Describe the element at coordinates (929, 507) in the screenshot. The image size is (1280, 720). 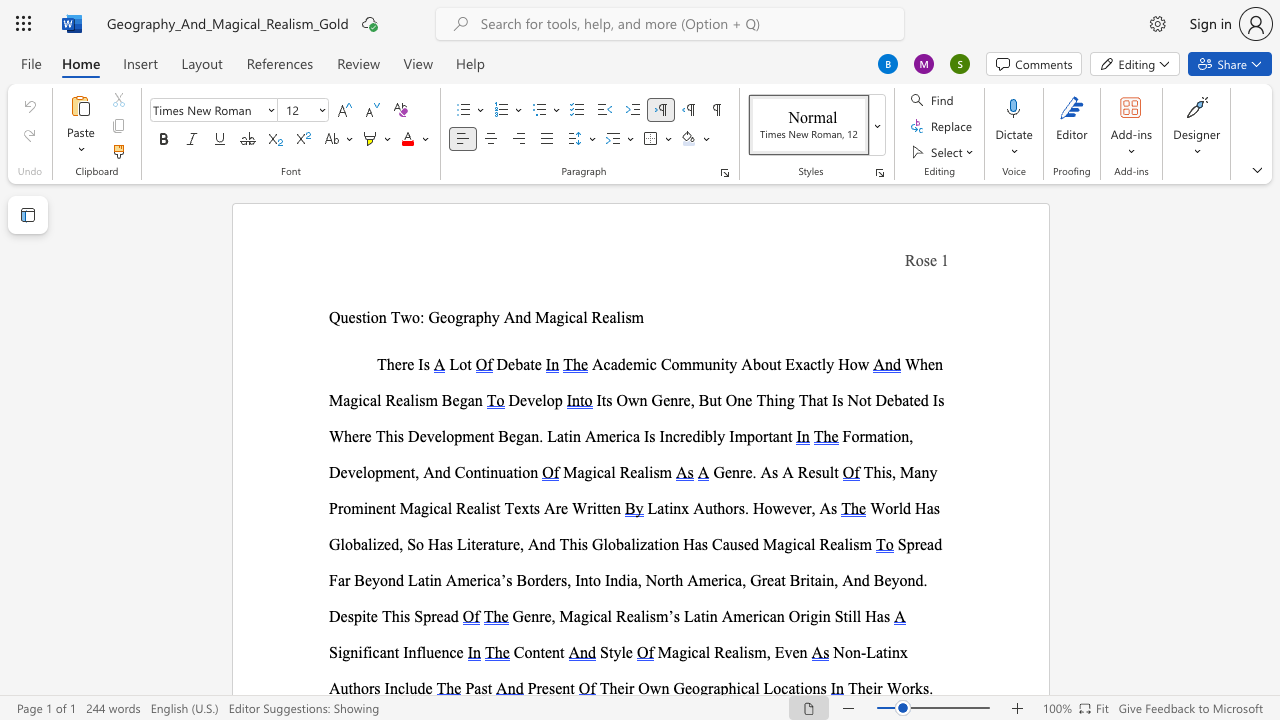
I see `the 1th character "a" in the text` at that location.